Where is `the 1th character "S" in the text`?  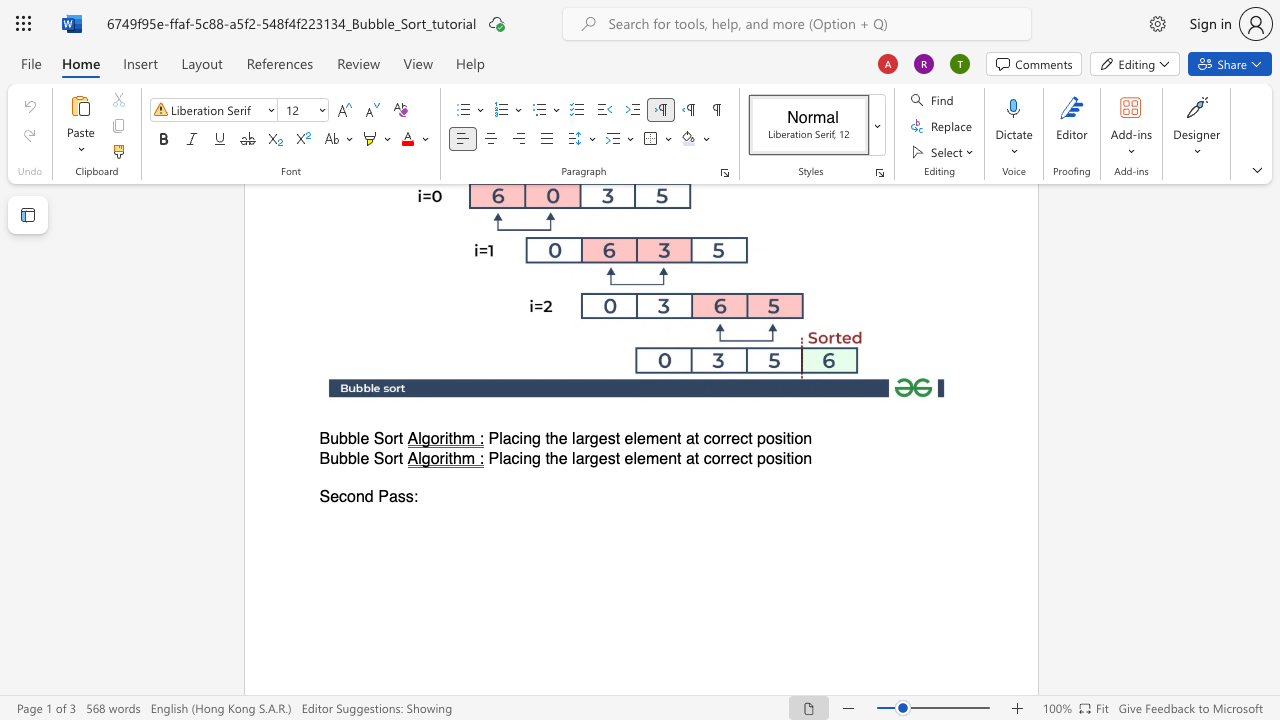 the 1th character "S" in the text is located at coordinates (379, 458).